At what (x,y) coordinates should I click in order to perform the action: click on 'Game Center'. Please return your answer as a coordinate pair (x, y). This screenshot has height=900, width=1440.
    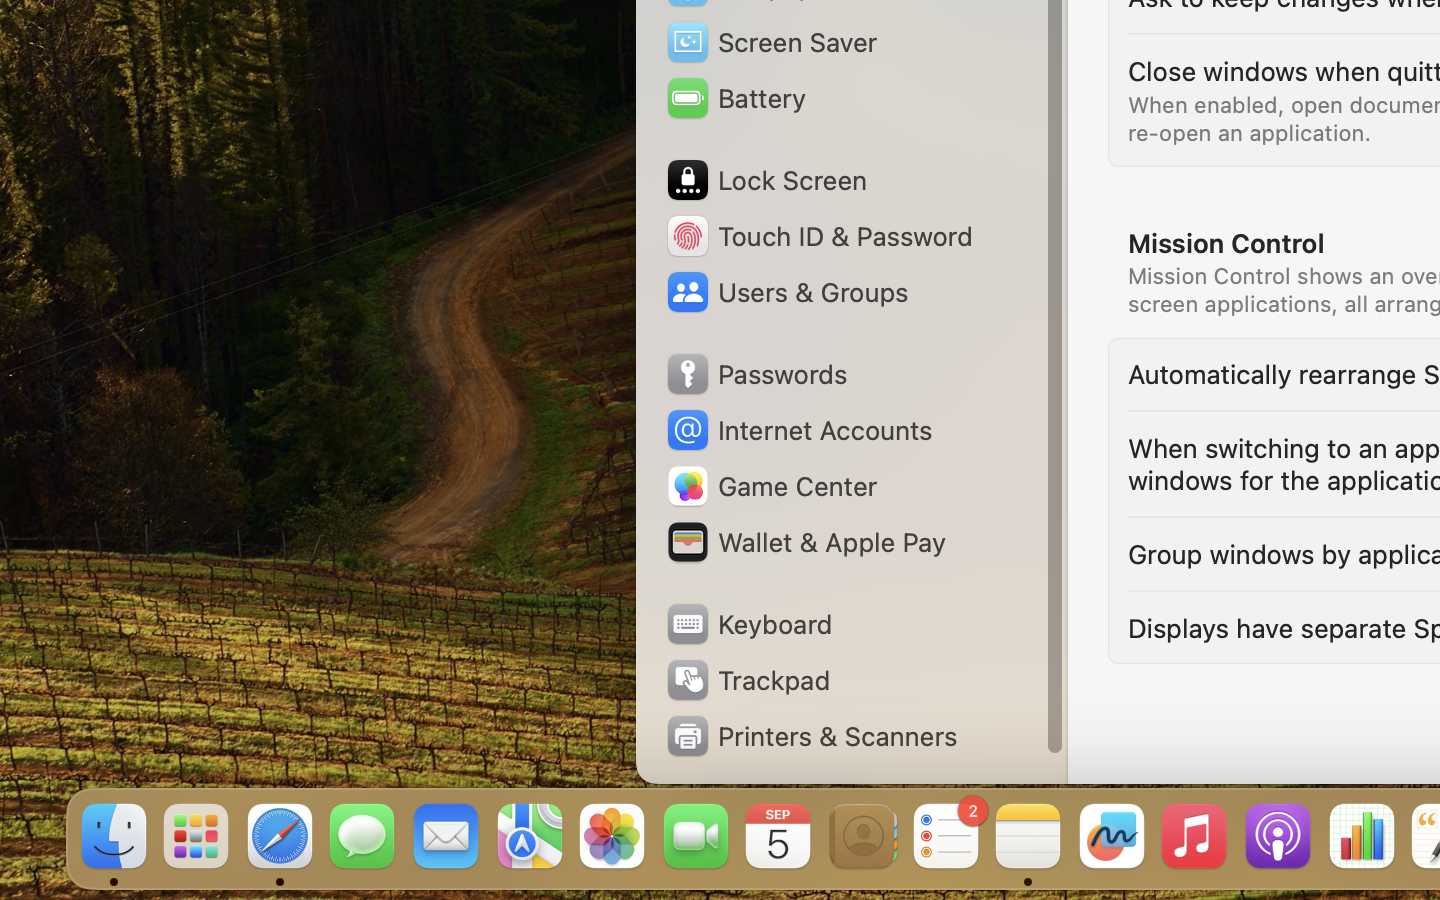
    Looking at the image, I should click on (769, 485).